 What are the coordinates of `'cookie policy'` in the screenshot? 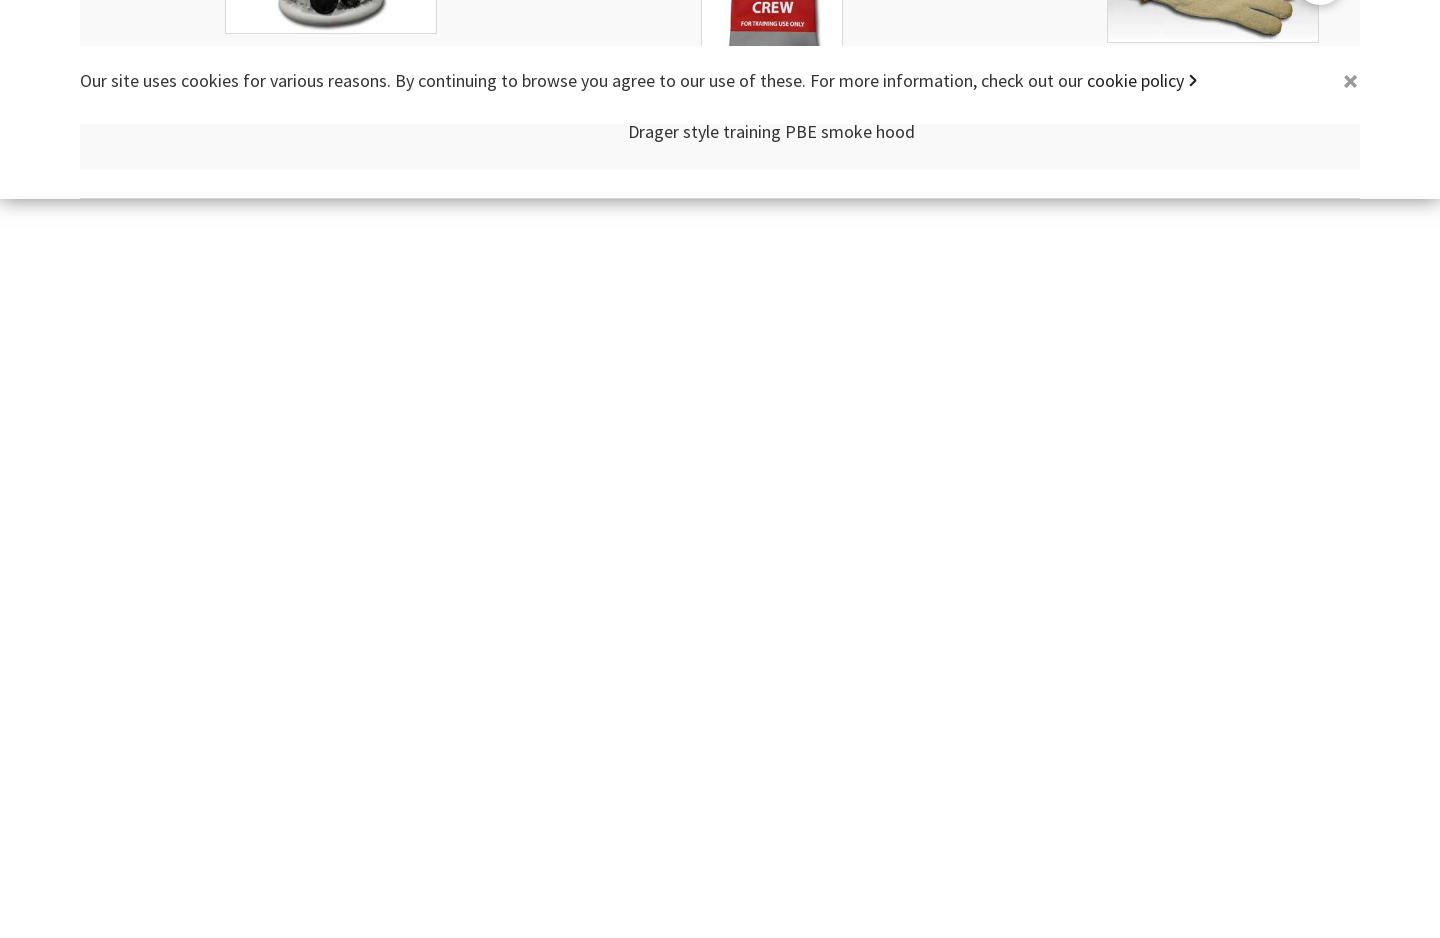 It's located at (1134, 79).